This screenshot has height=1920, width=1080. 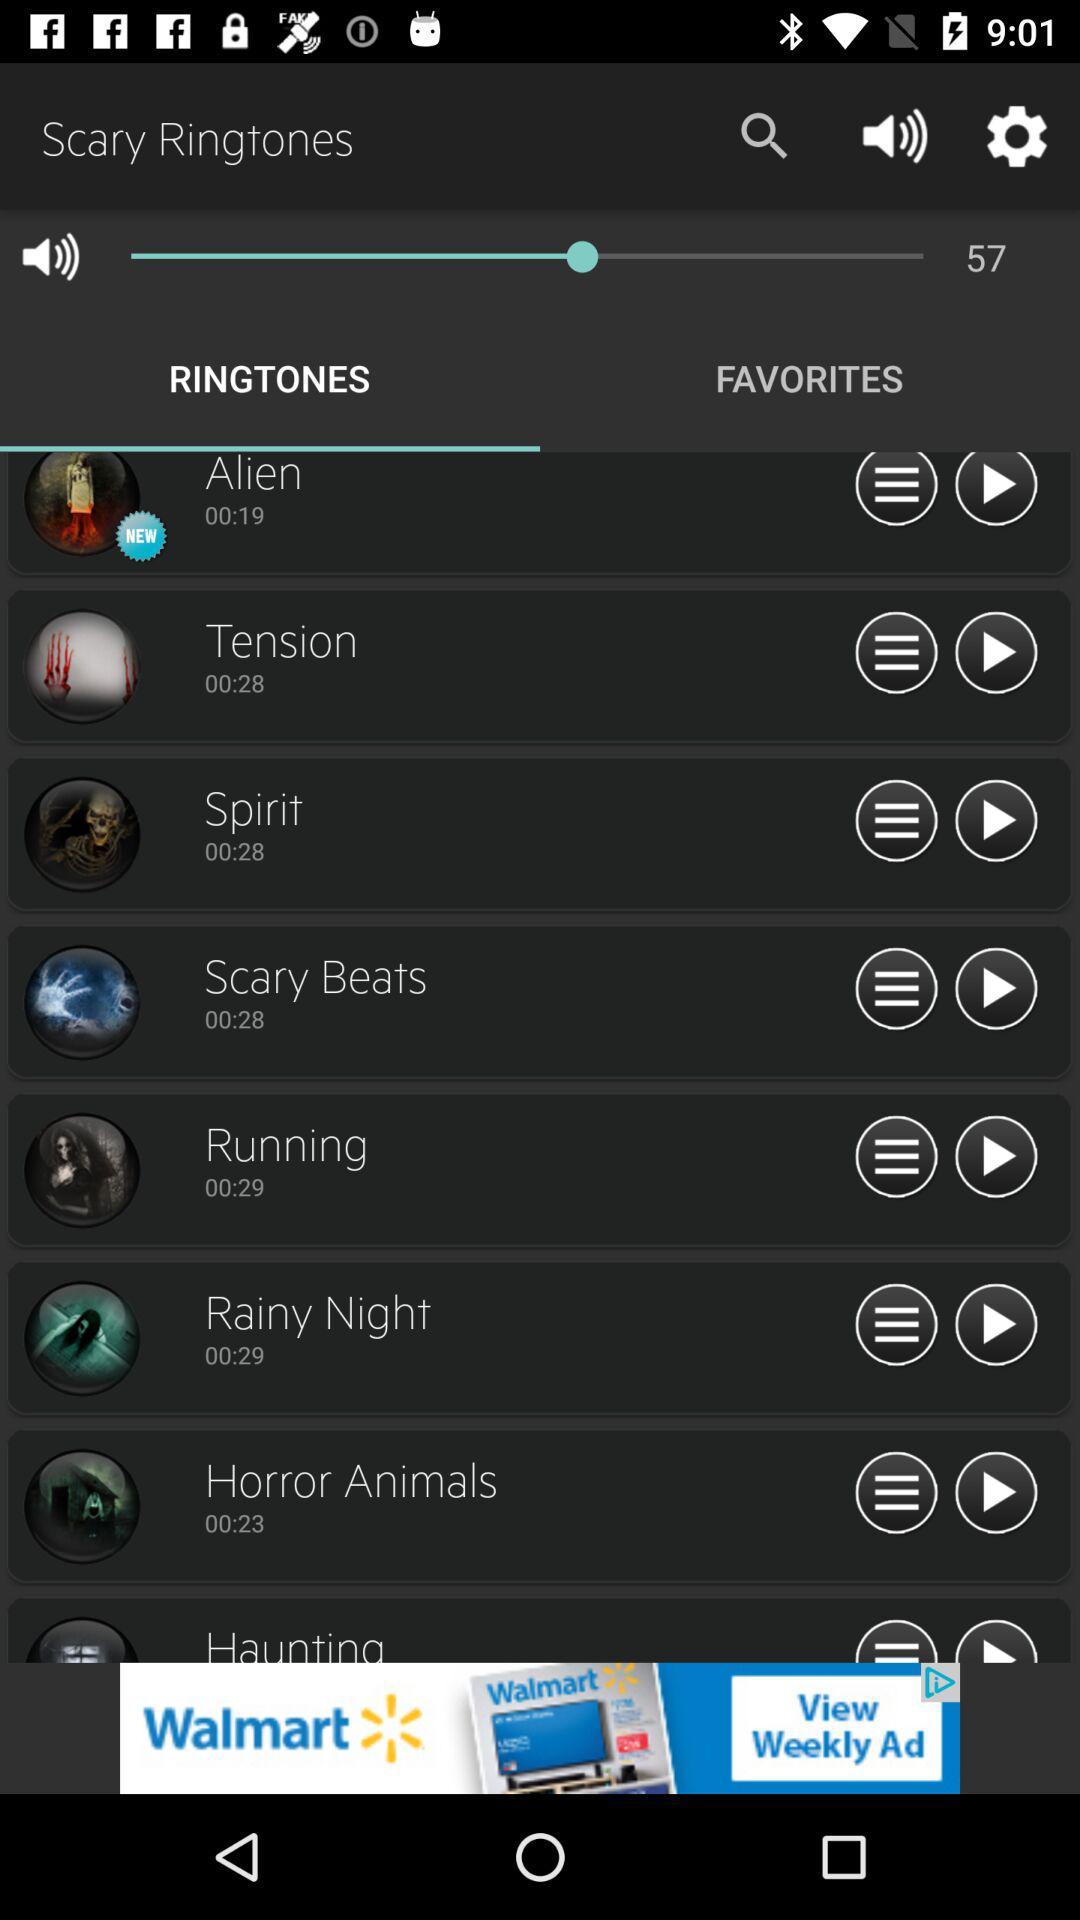 I want to click on switch to more options, so click(x=895, y=492).